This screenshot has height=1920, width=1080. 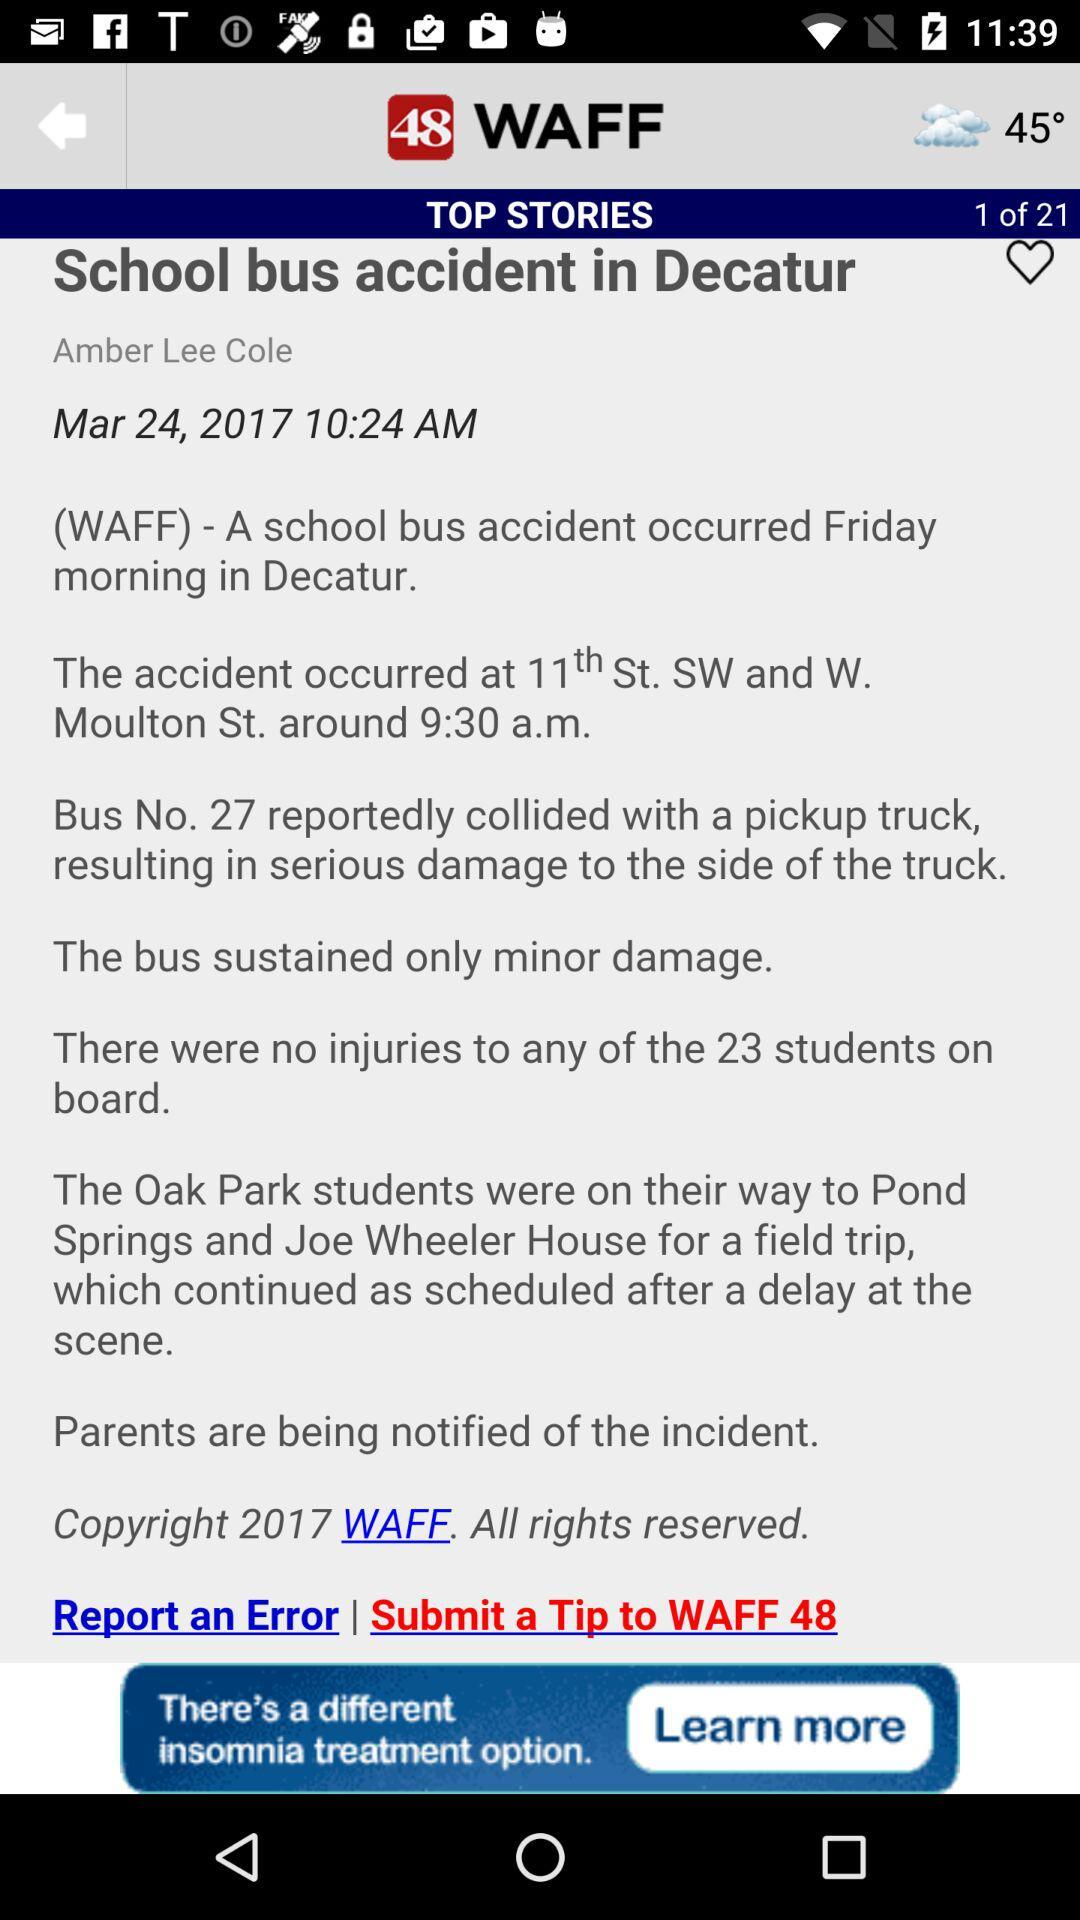 I want to click on the arrow_backward icon, so click(x=61, y=124).